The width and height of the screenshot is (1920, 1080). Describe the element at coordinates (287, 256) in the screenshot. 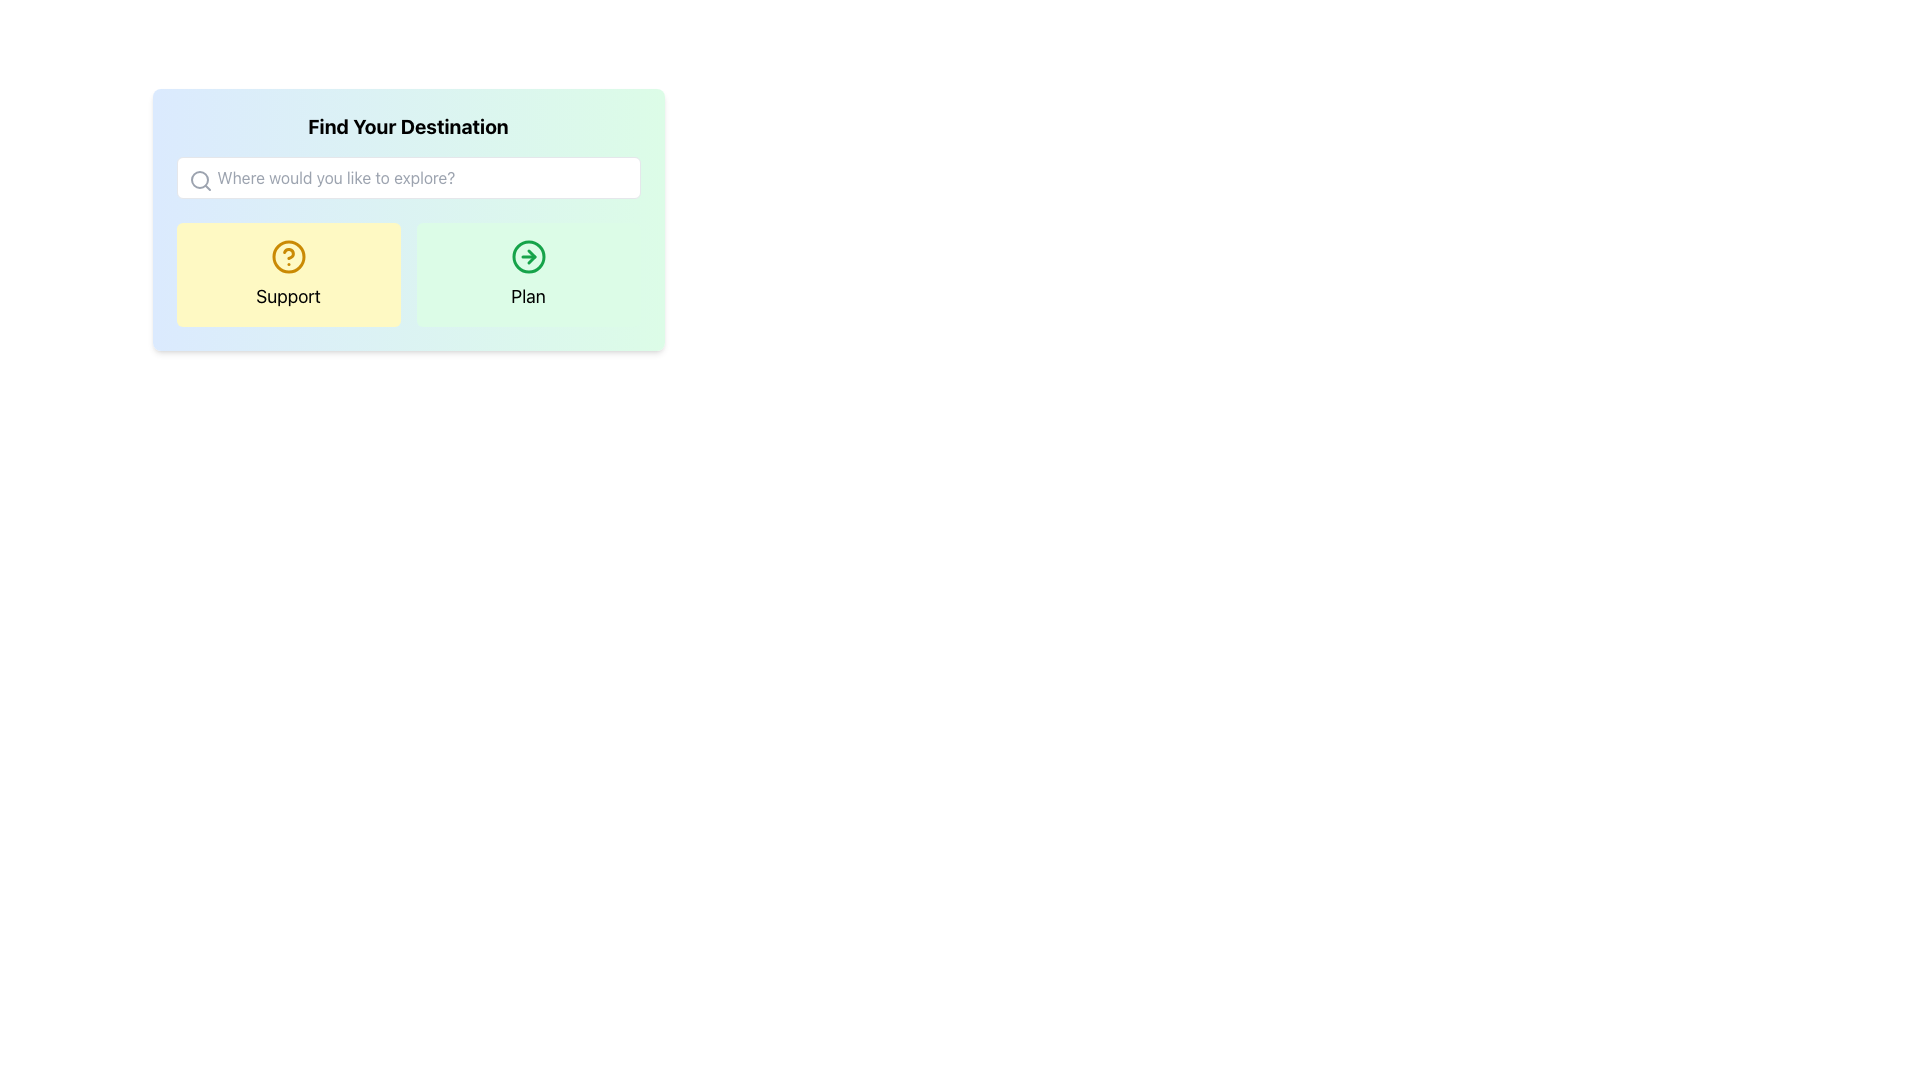

I see `the SVG Circle element styled as part of the 'Help' icon within the 'Support' button` at that location.